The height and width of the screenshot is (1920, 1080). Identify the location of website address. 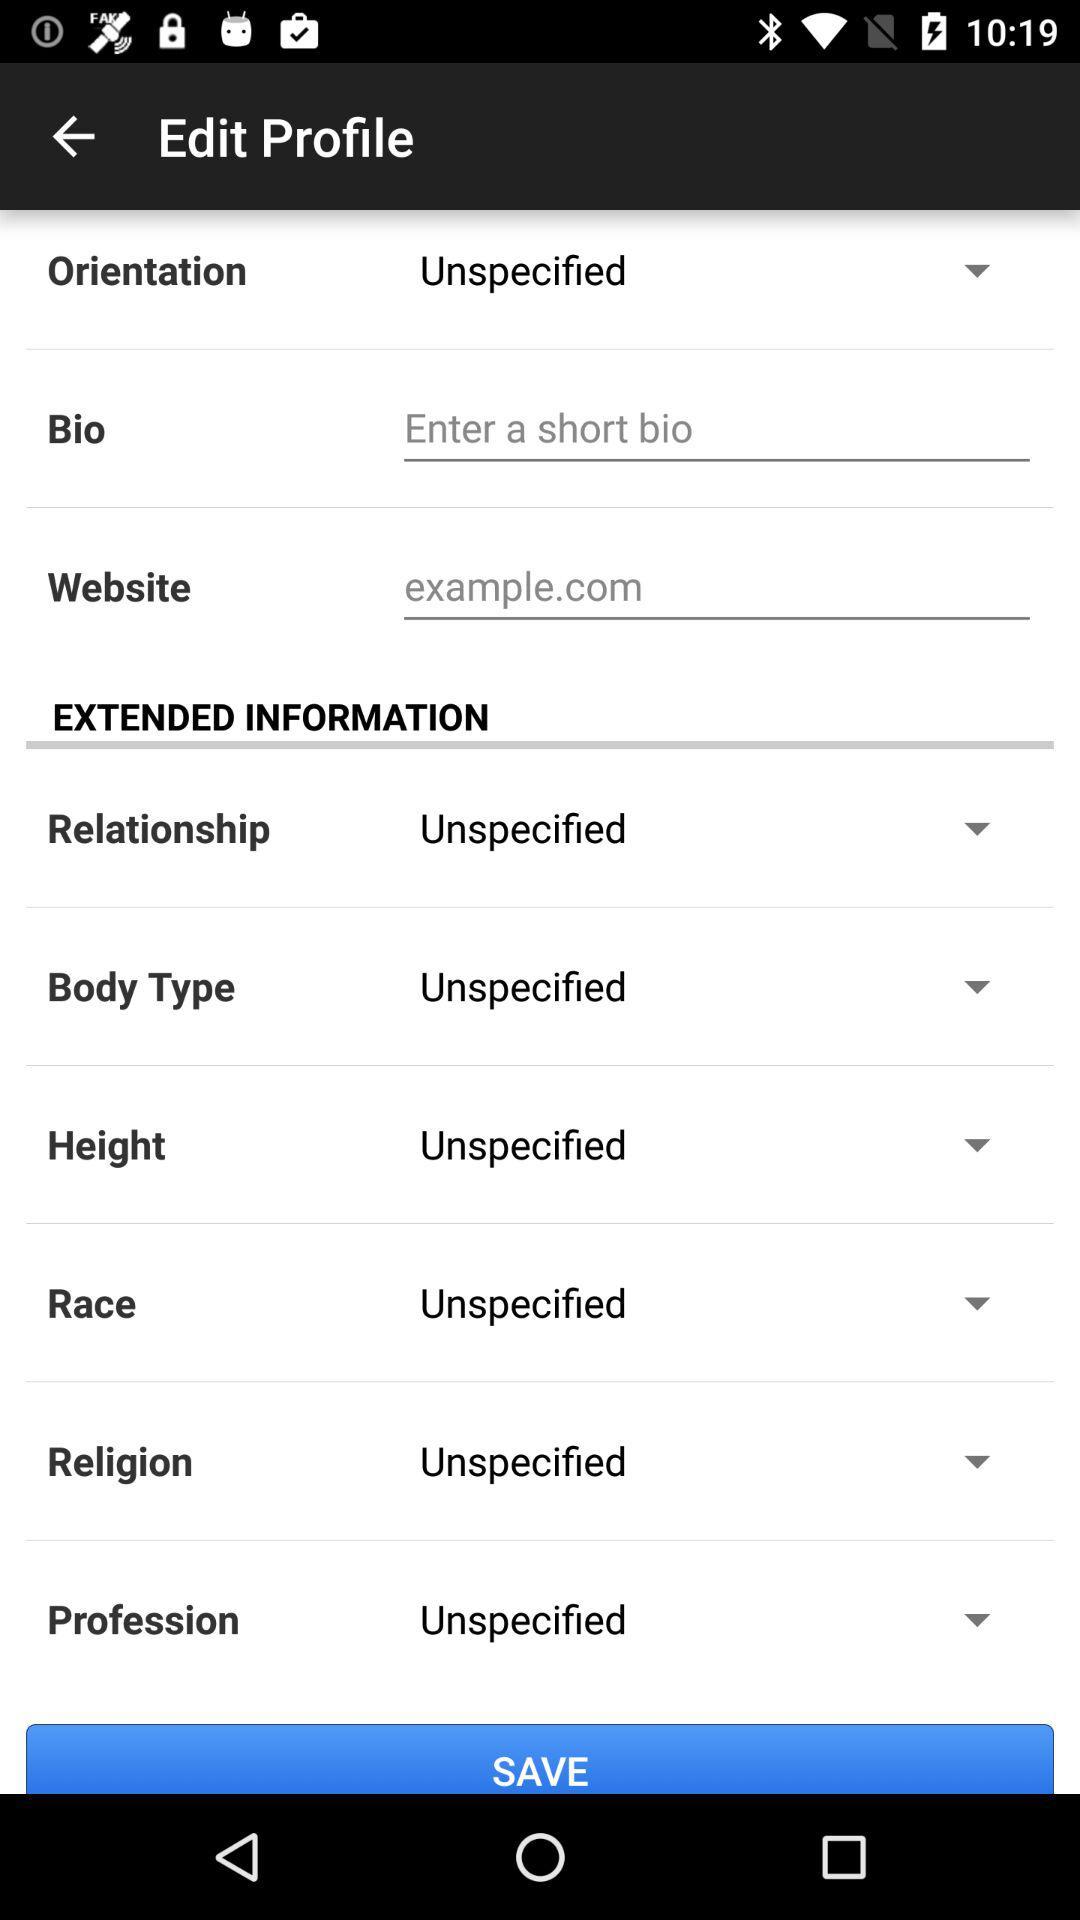
(716, 585).